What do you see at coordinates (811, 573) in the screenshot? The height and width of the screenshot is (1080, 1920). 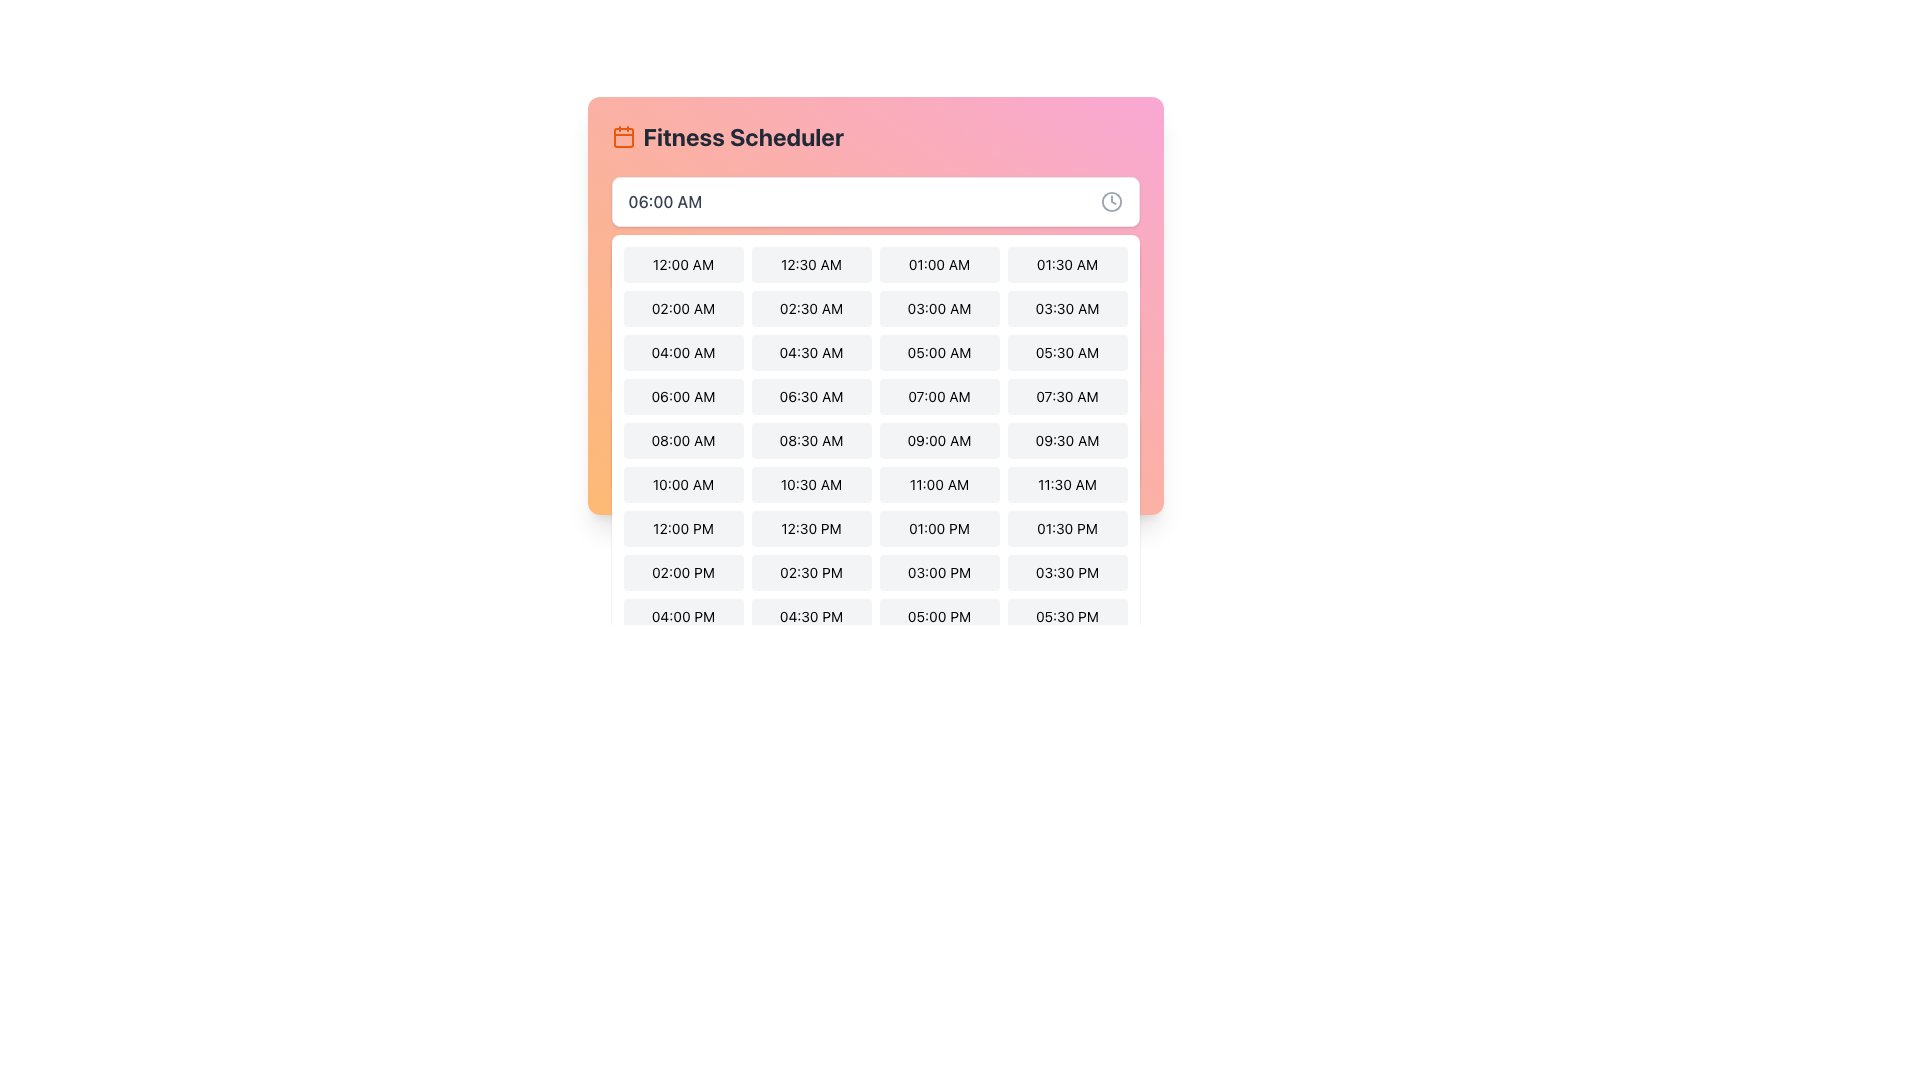 I see `the time slot selection button labeled '02:30 PM'` at bounding box center [811, 573].